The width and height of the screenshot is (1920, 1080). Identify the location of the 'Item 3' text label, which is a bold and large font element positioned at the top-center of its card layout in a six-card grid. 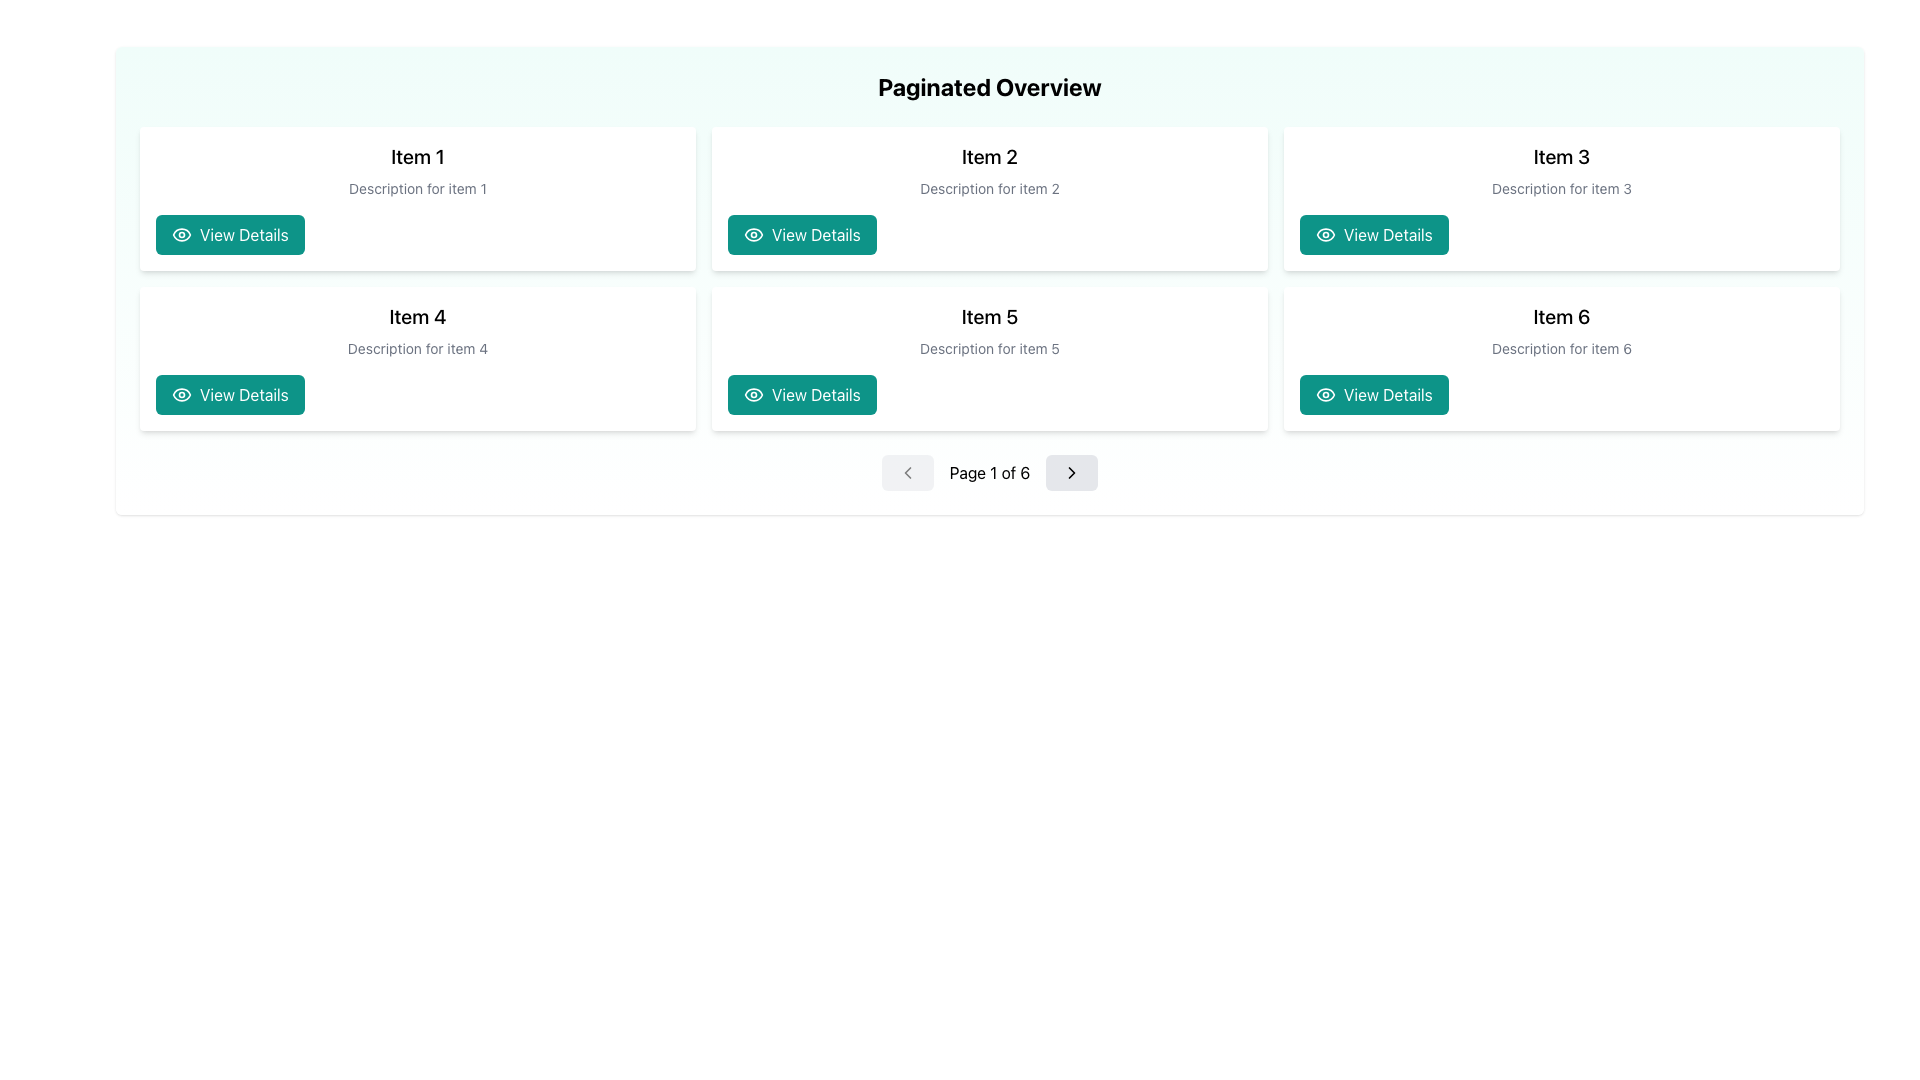
(1560, 156).